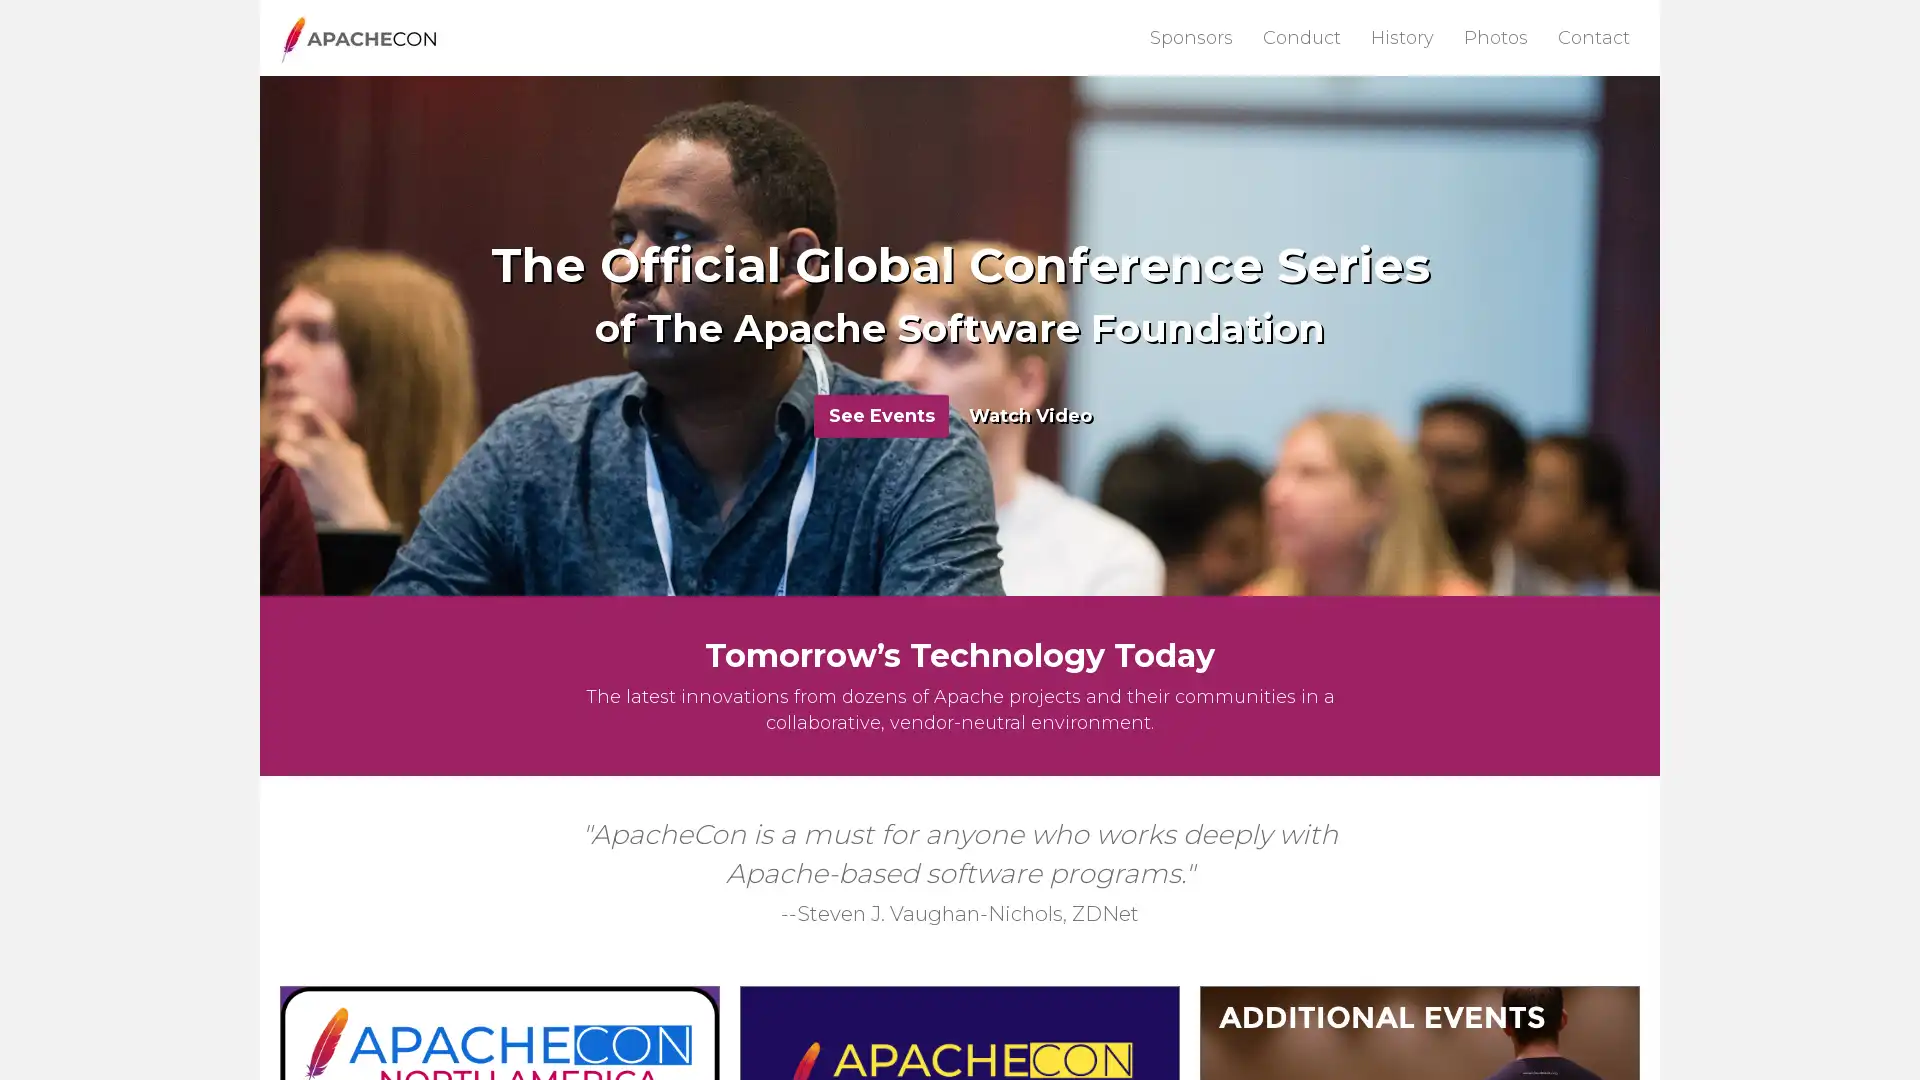 The image size is (1920, 1080). What do you see at coordinates (1030, 414) in the screenshot?
I see `Watch Video` at bounding box center [1030, 414].